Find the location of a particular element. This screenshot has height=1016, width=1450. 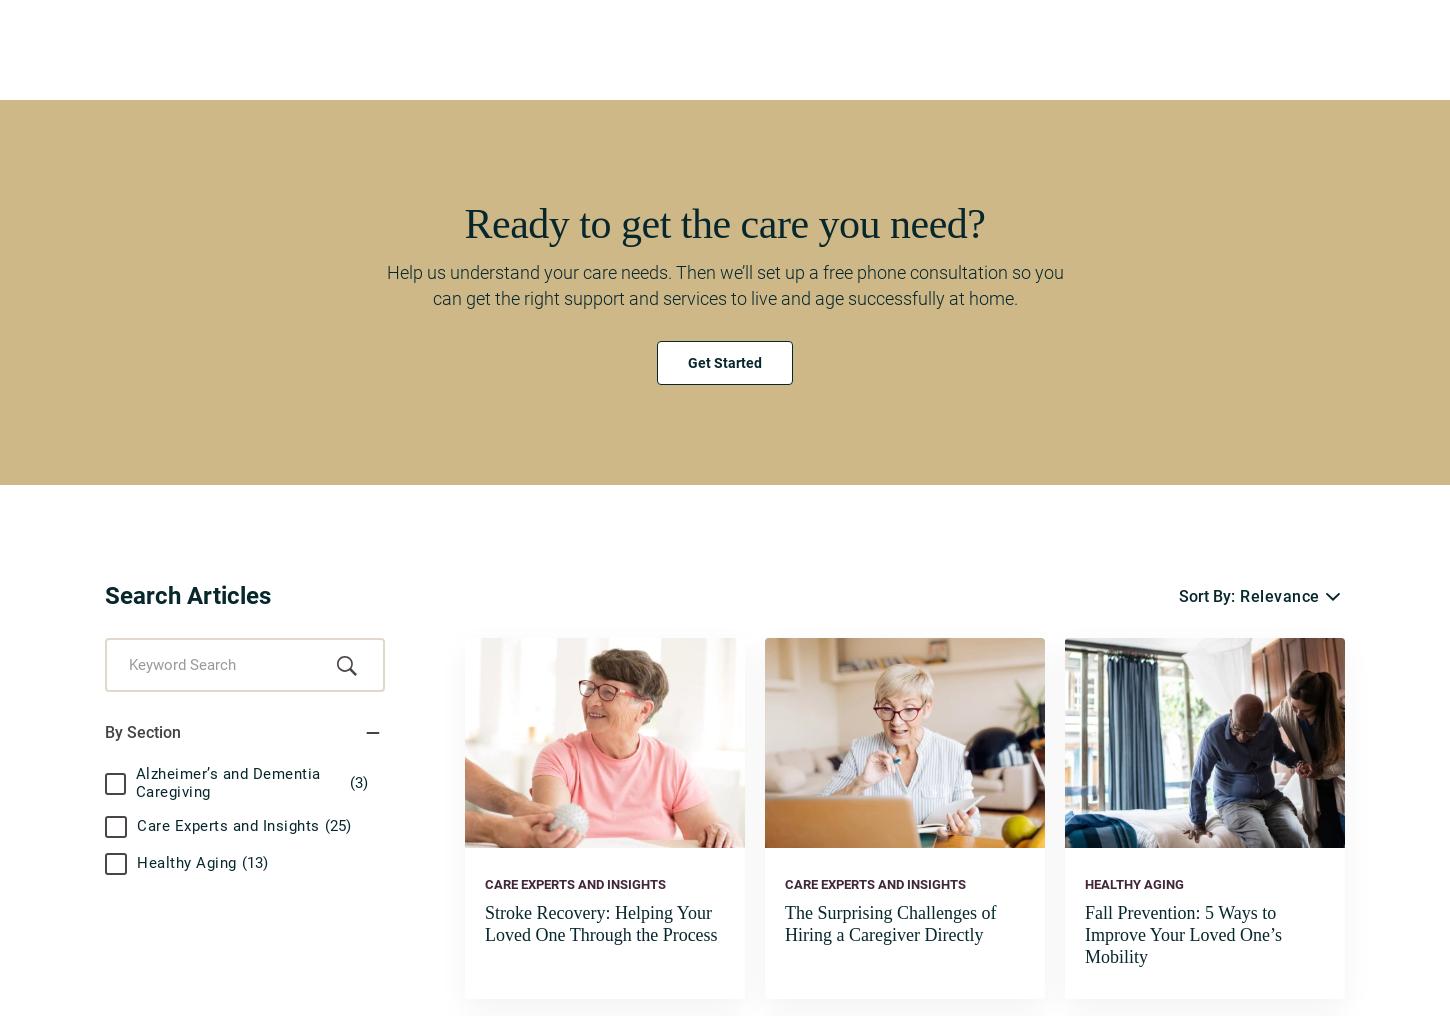

'Stroke Recovery: Helping Your Loved One Through the Process' is located at coordinates (485, 922).